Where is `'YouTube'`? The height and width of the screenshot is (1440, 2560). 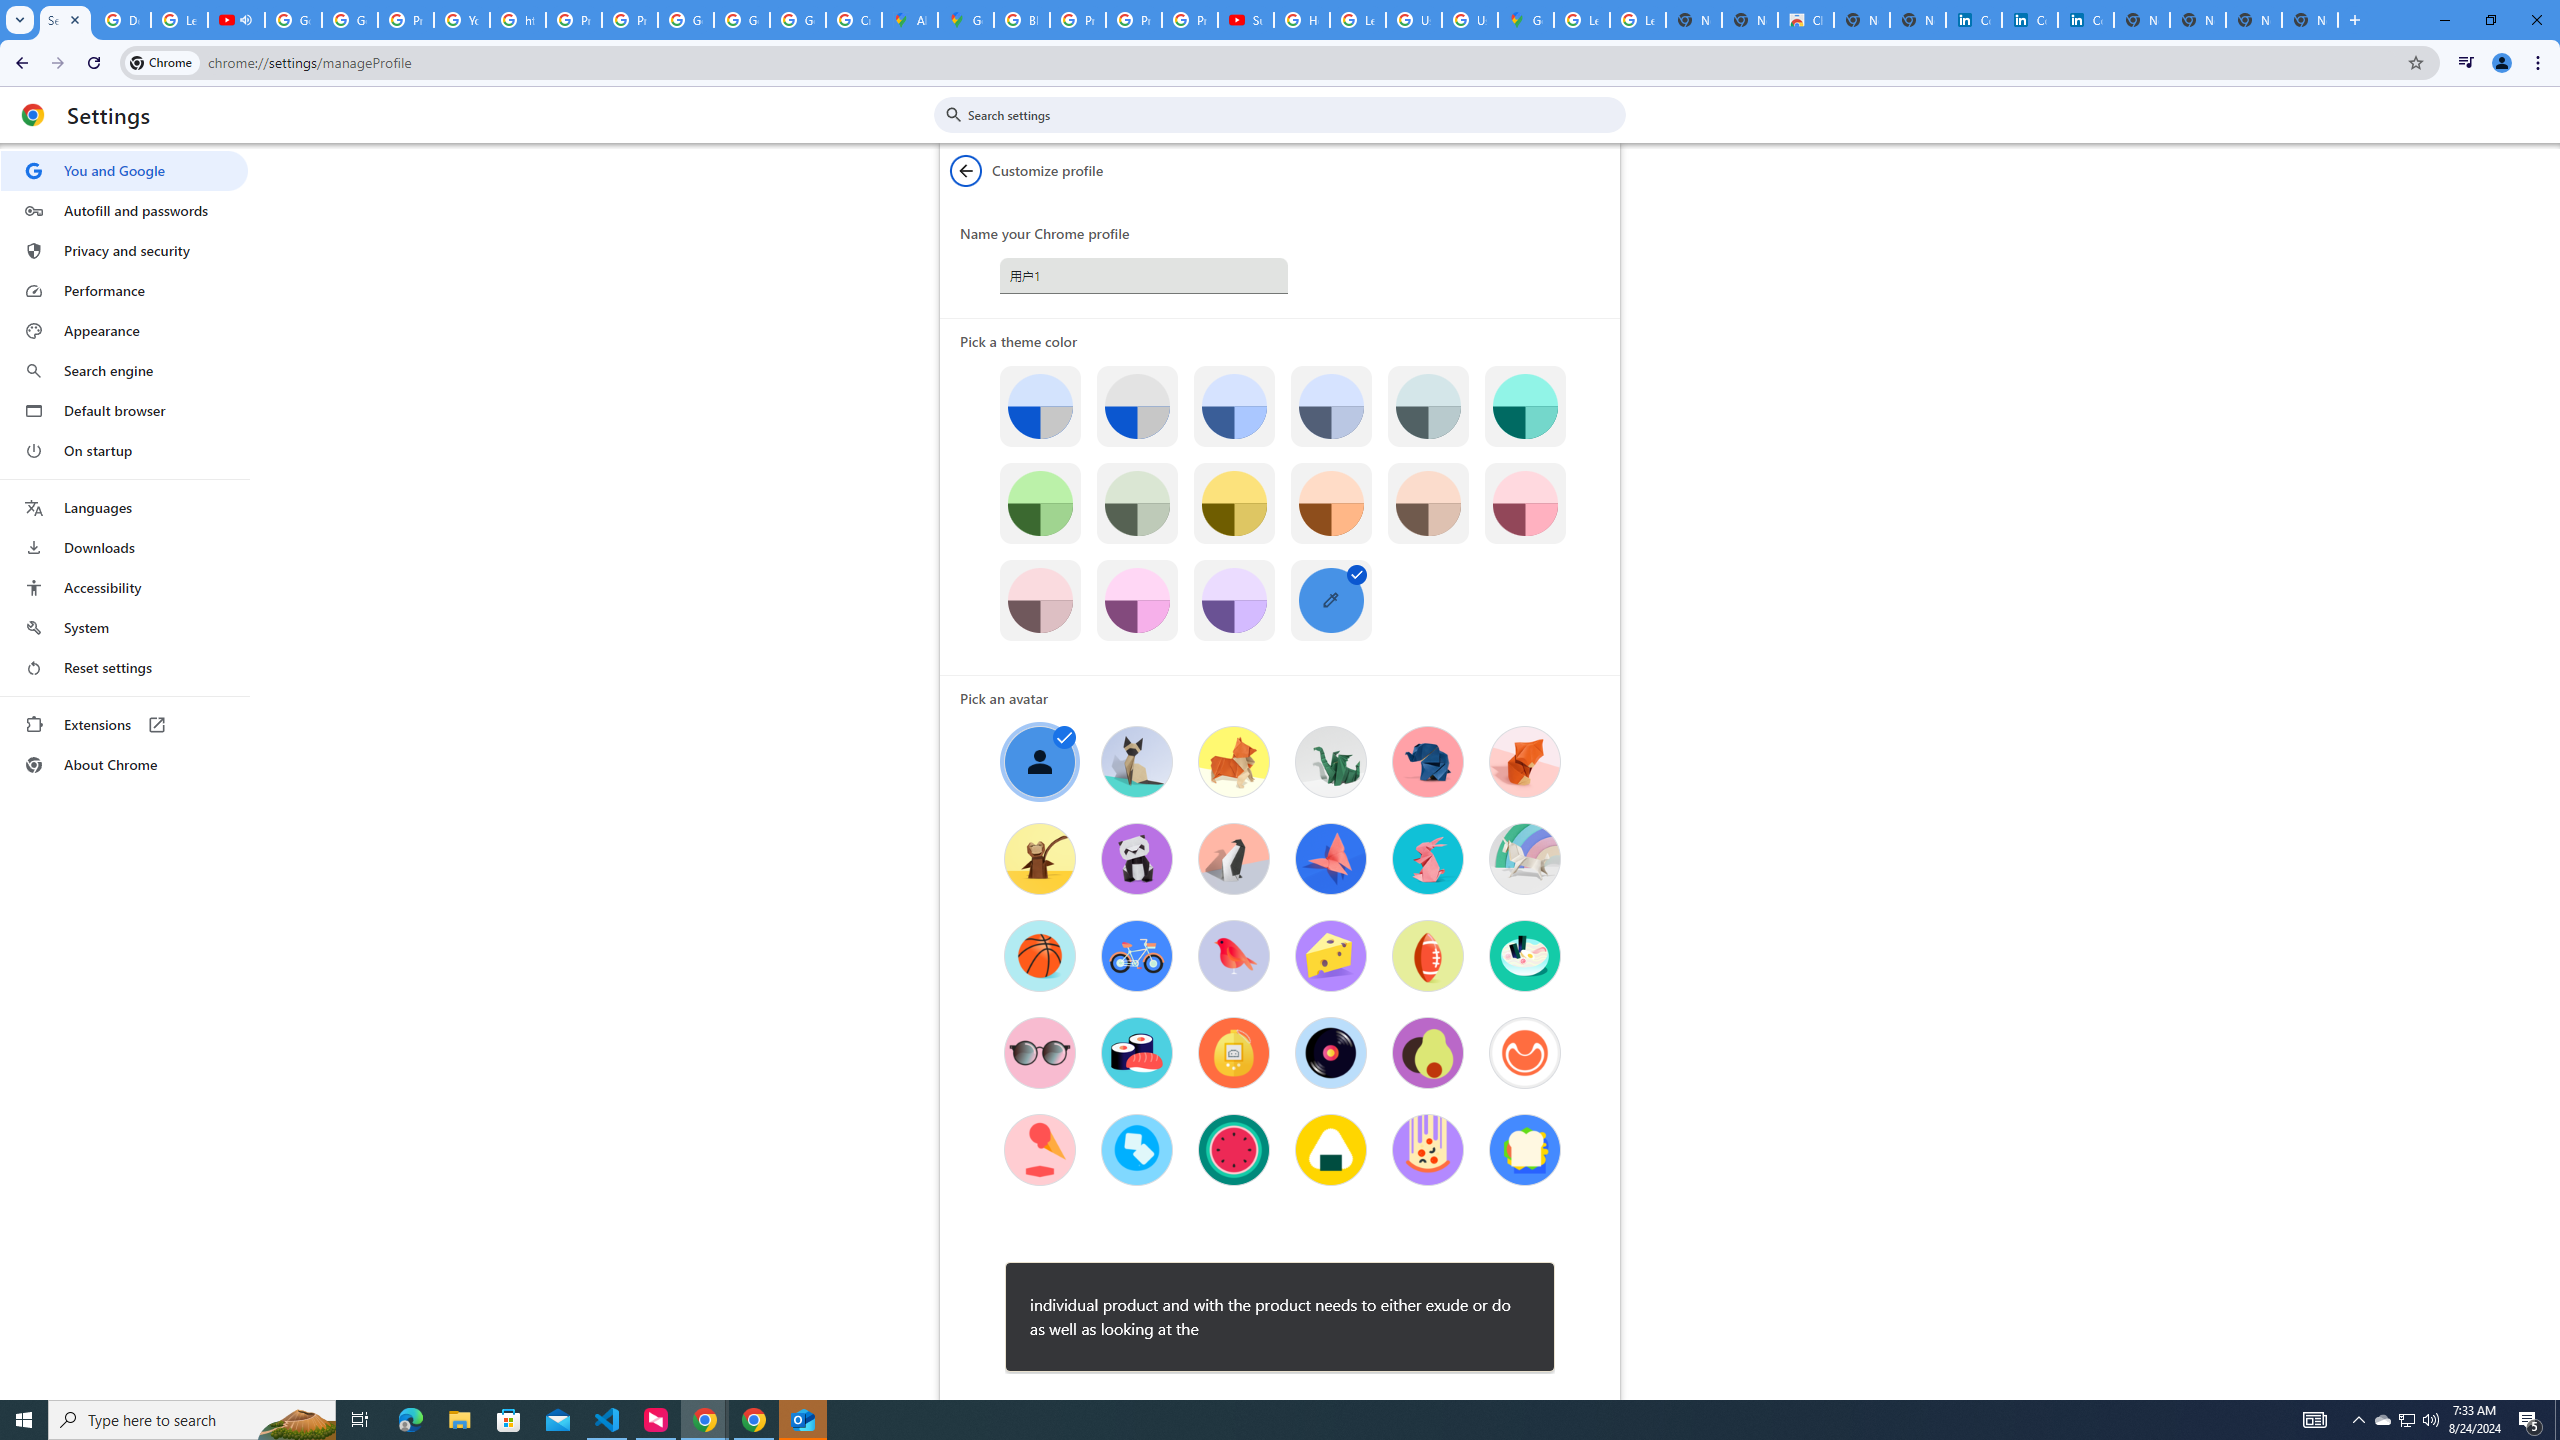 'YouTube' is located at coordinates (461, 19).